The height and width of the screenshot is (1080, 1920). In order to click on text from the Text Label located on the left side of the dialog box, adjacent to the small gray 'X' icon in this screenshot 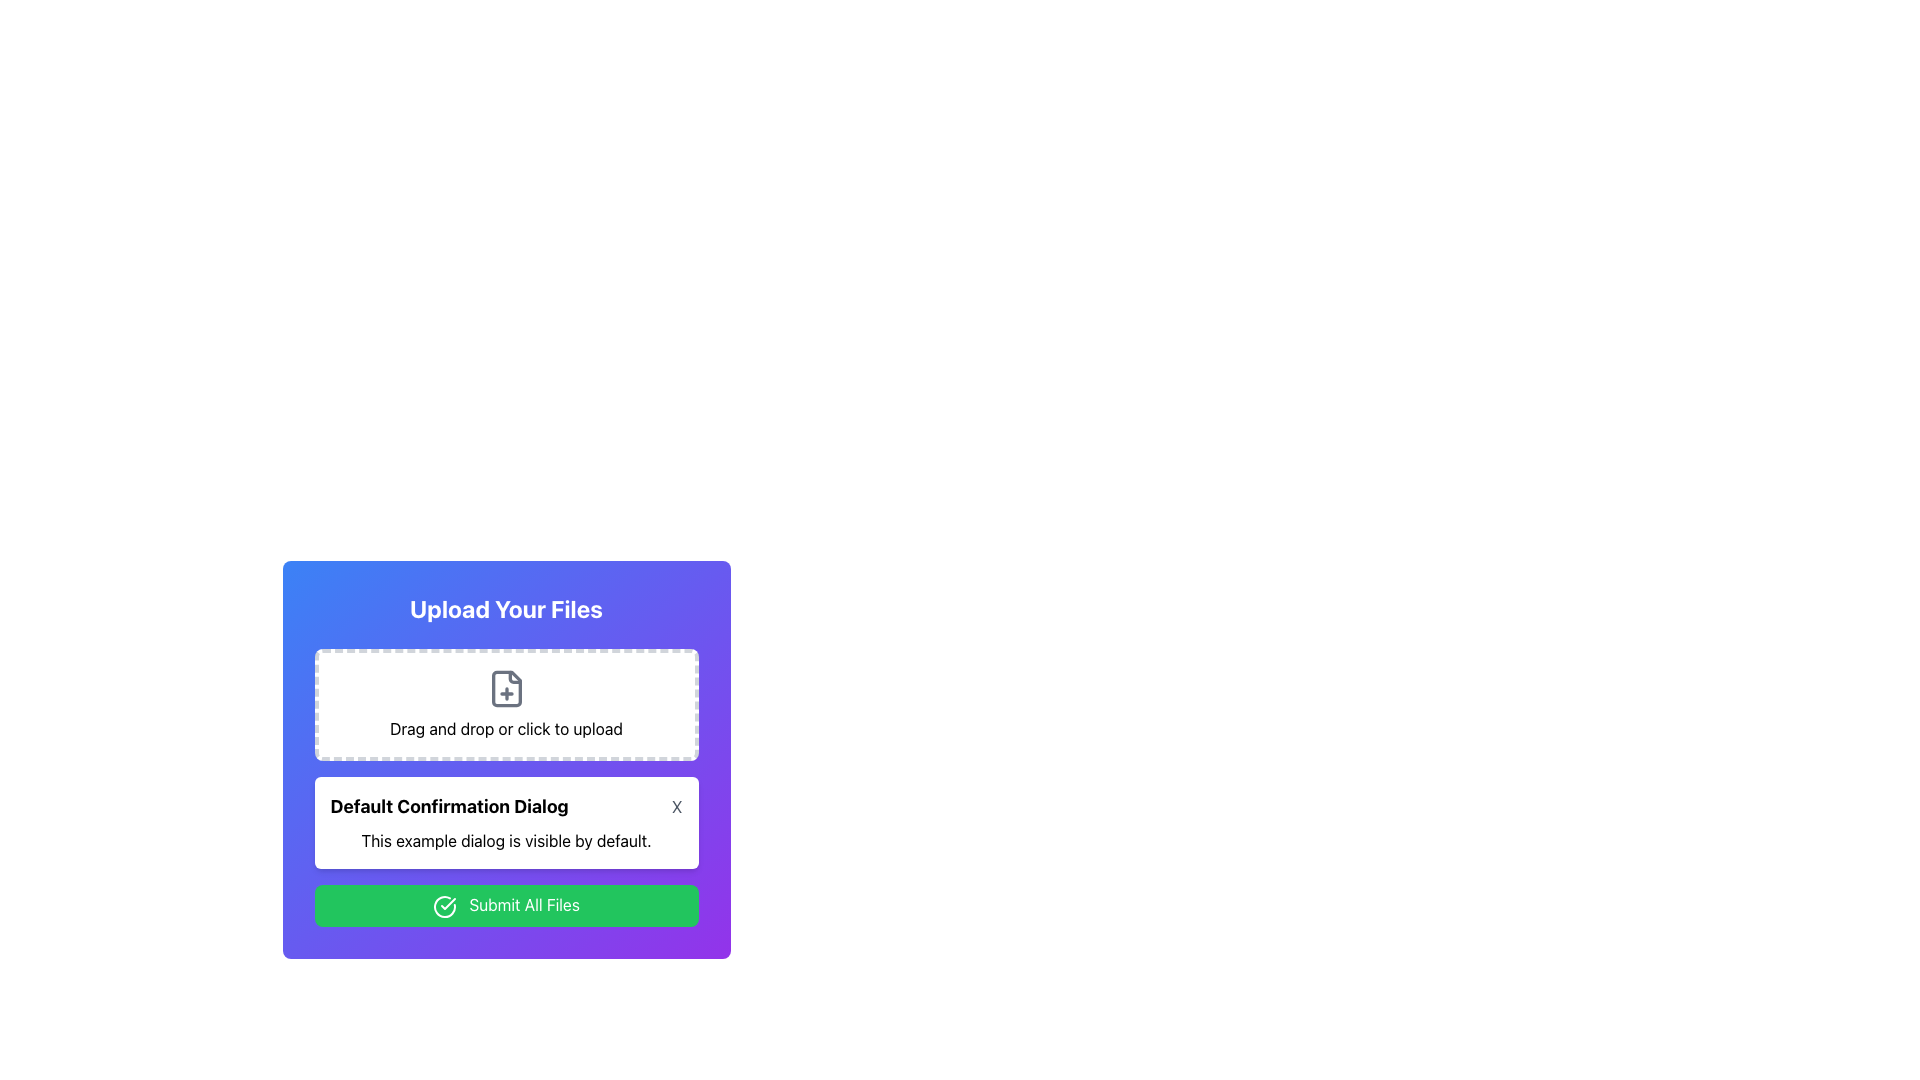, I will do `click(448, 805)`.